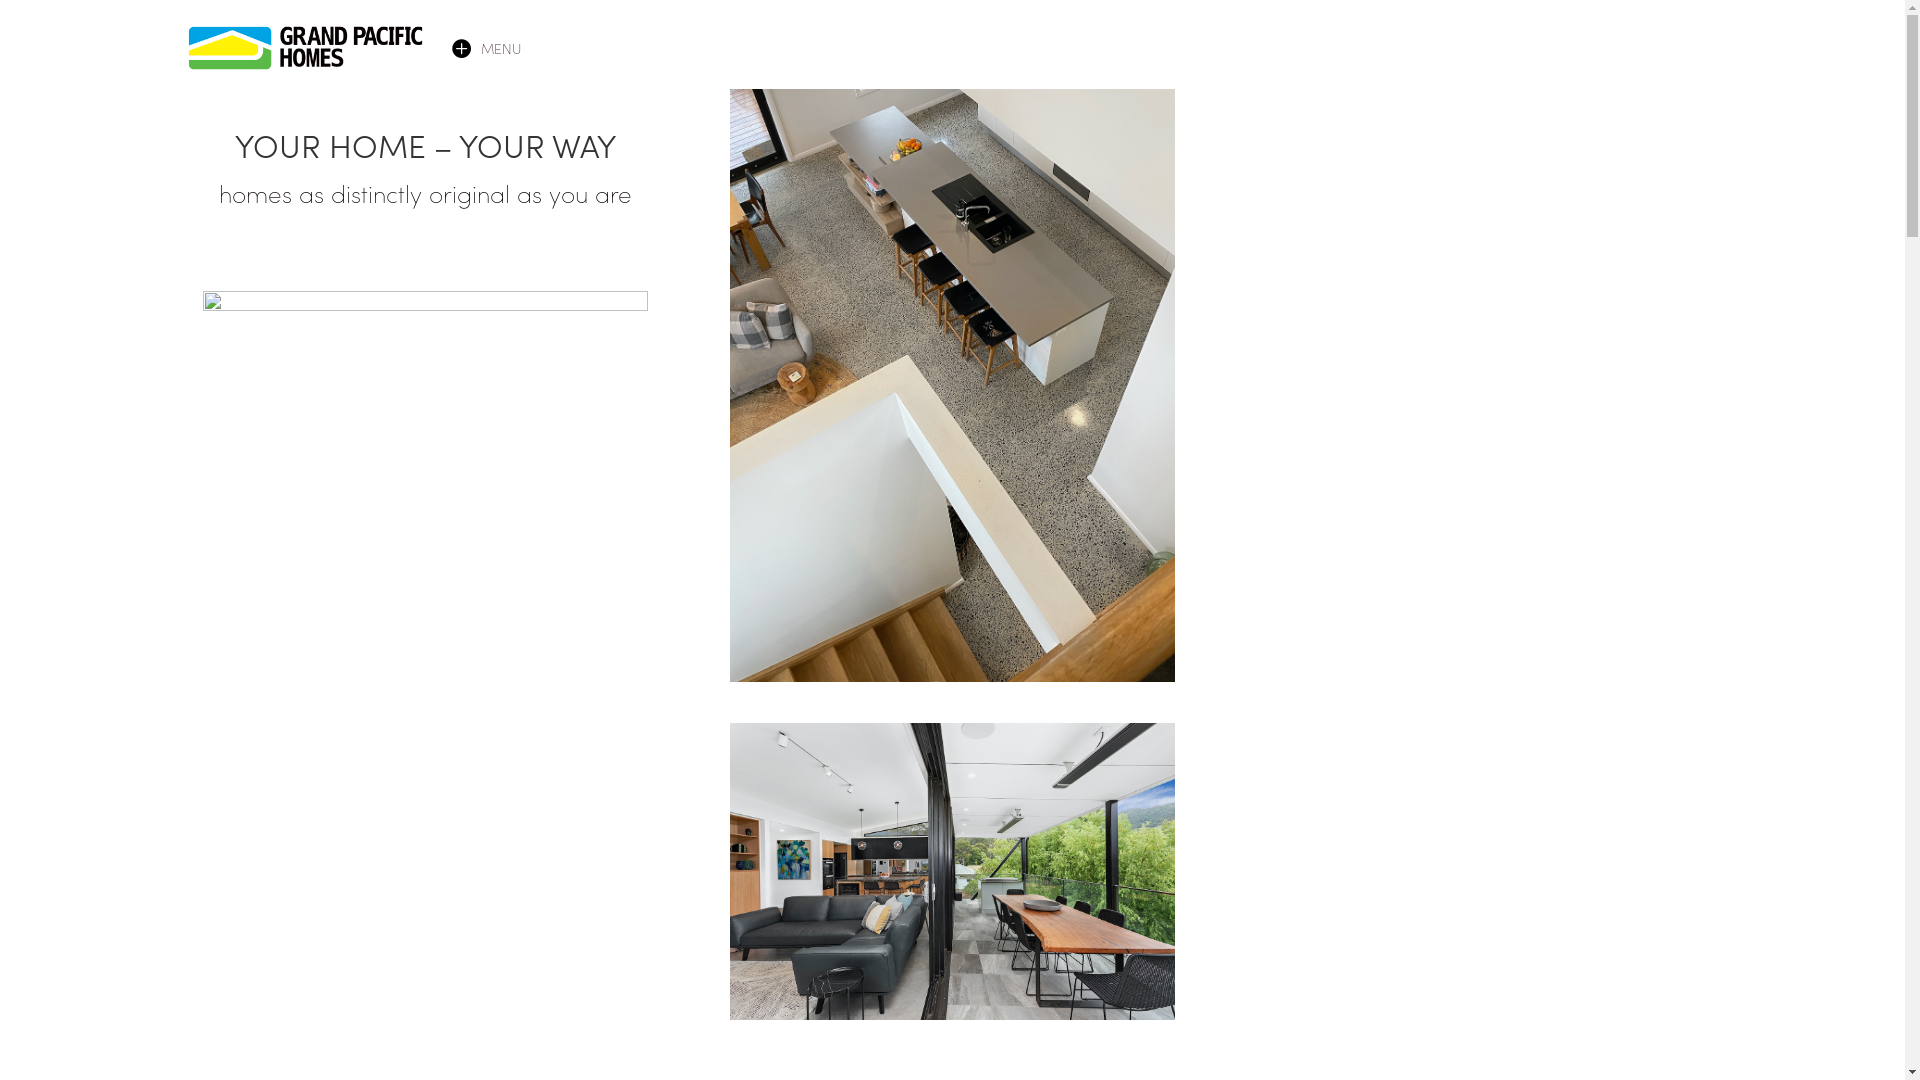 This screenshot has width=1920, height=1080. I want to click on 'GPH - 77', so click(951, 385).